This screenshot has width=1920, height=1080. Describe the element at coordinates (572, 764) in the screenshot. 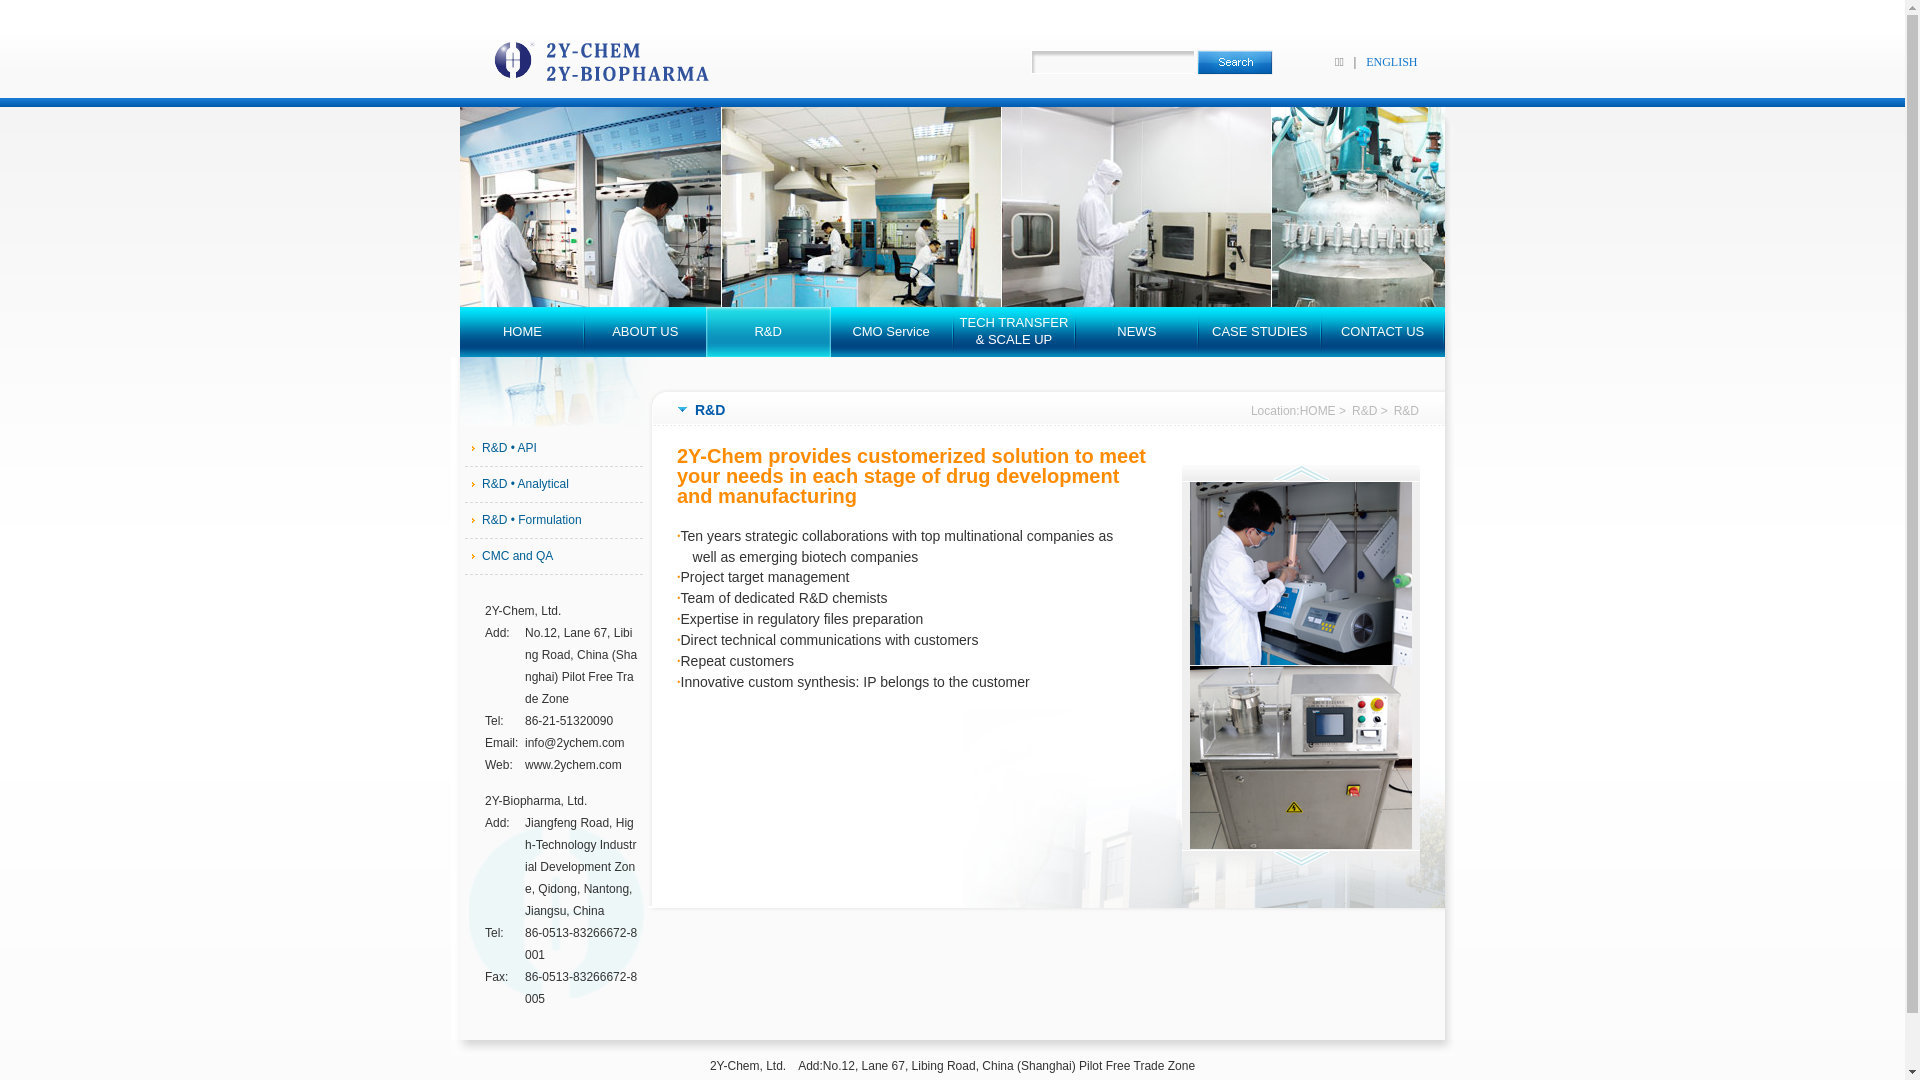

I see `'www.2ychem.com'` at that location.